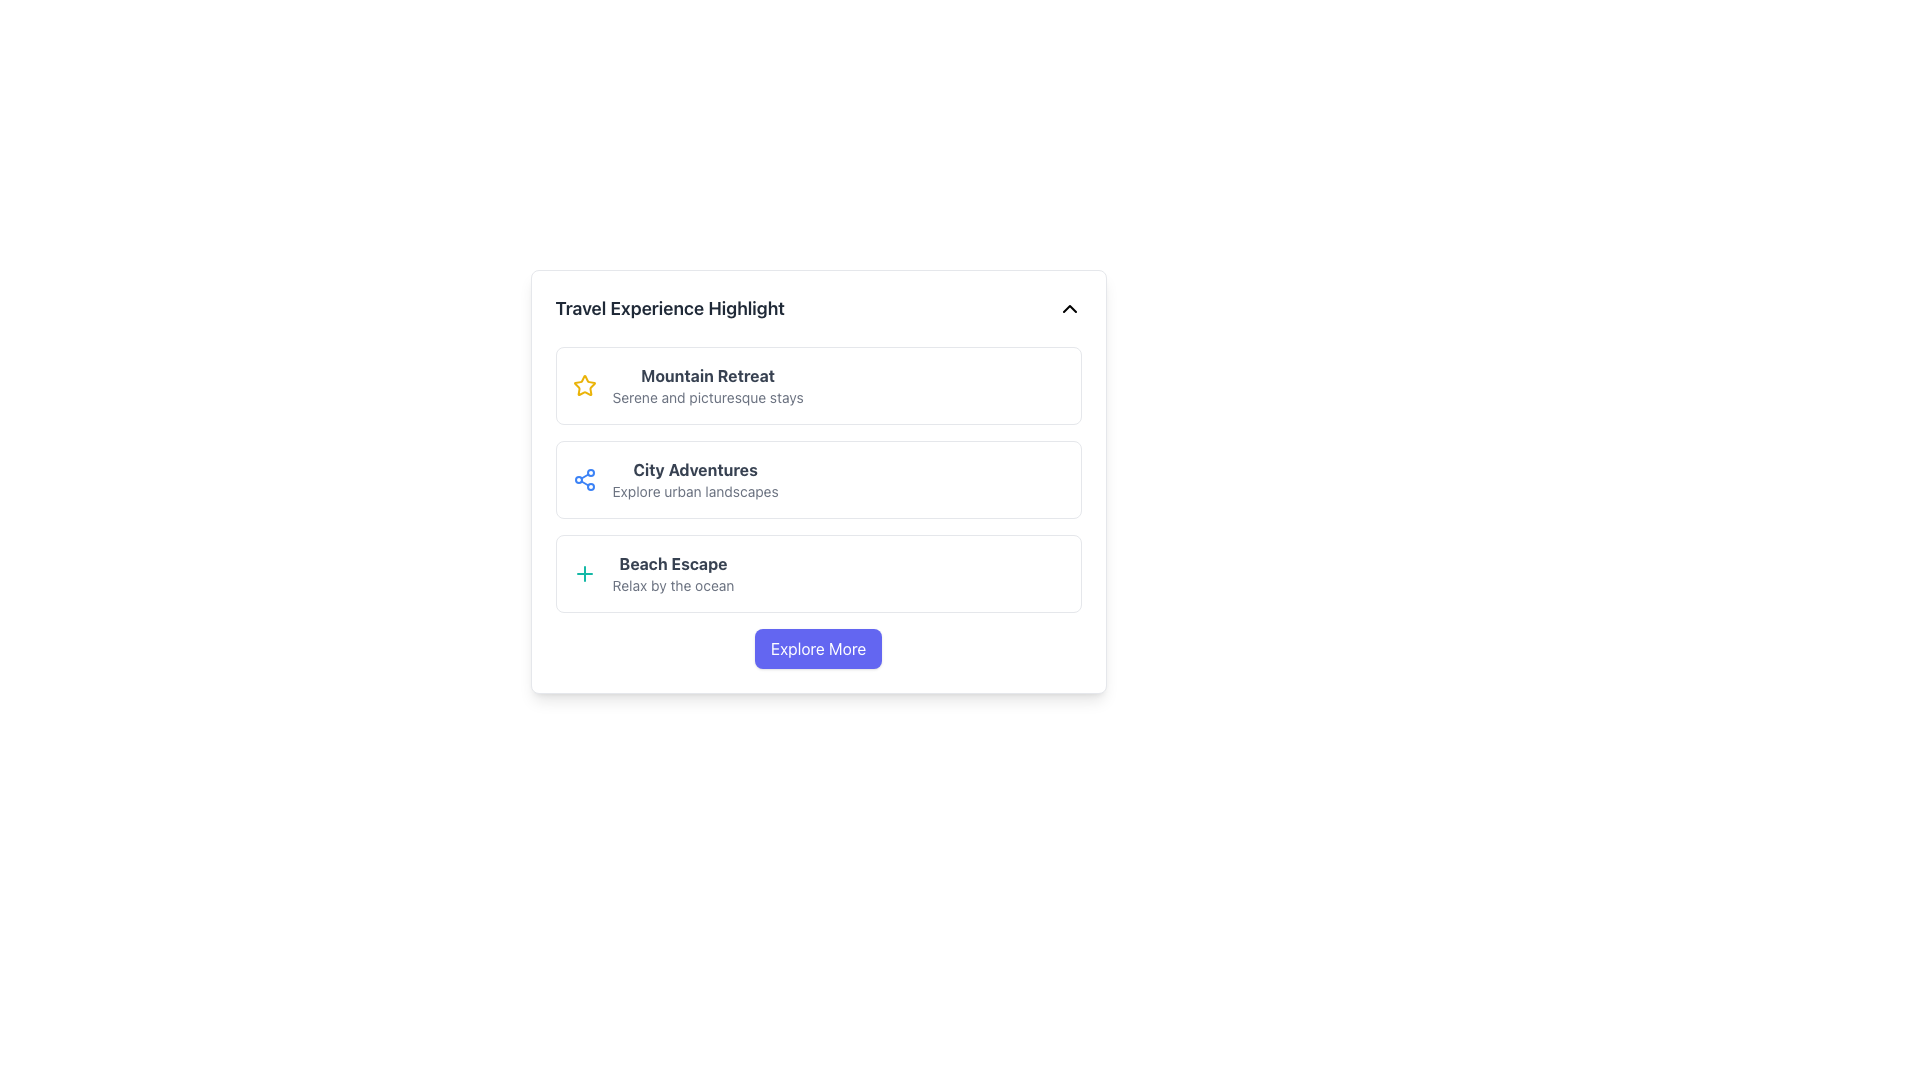  What do you see at coordinates (583, 479) in the screenshot?
I see `the small blue icon resembling a connected node or share symbol located in the top-left corner of the card labeled 'City Adventures: Explore urban landscapes'` at bounding box center [583, 479].